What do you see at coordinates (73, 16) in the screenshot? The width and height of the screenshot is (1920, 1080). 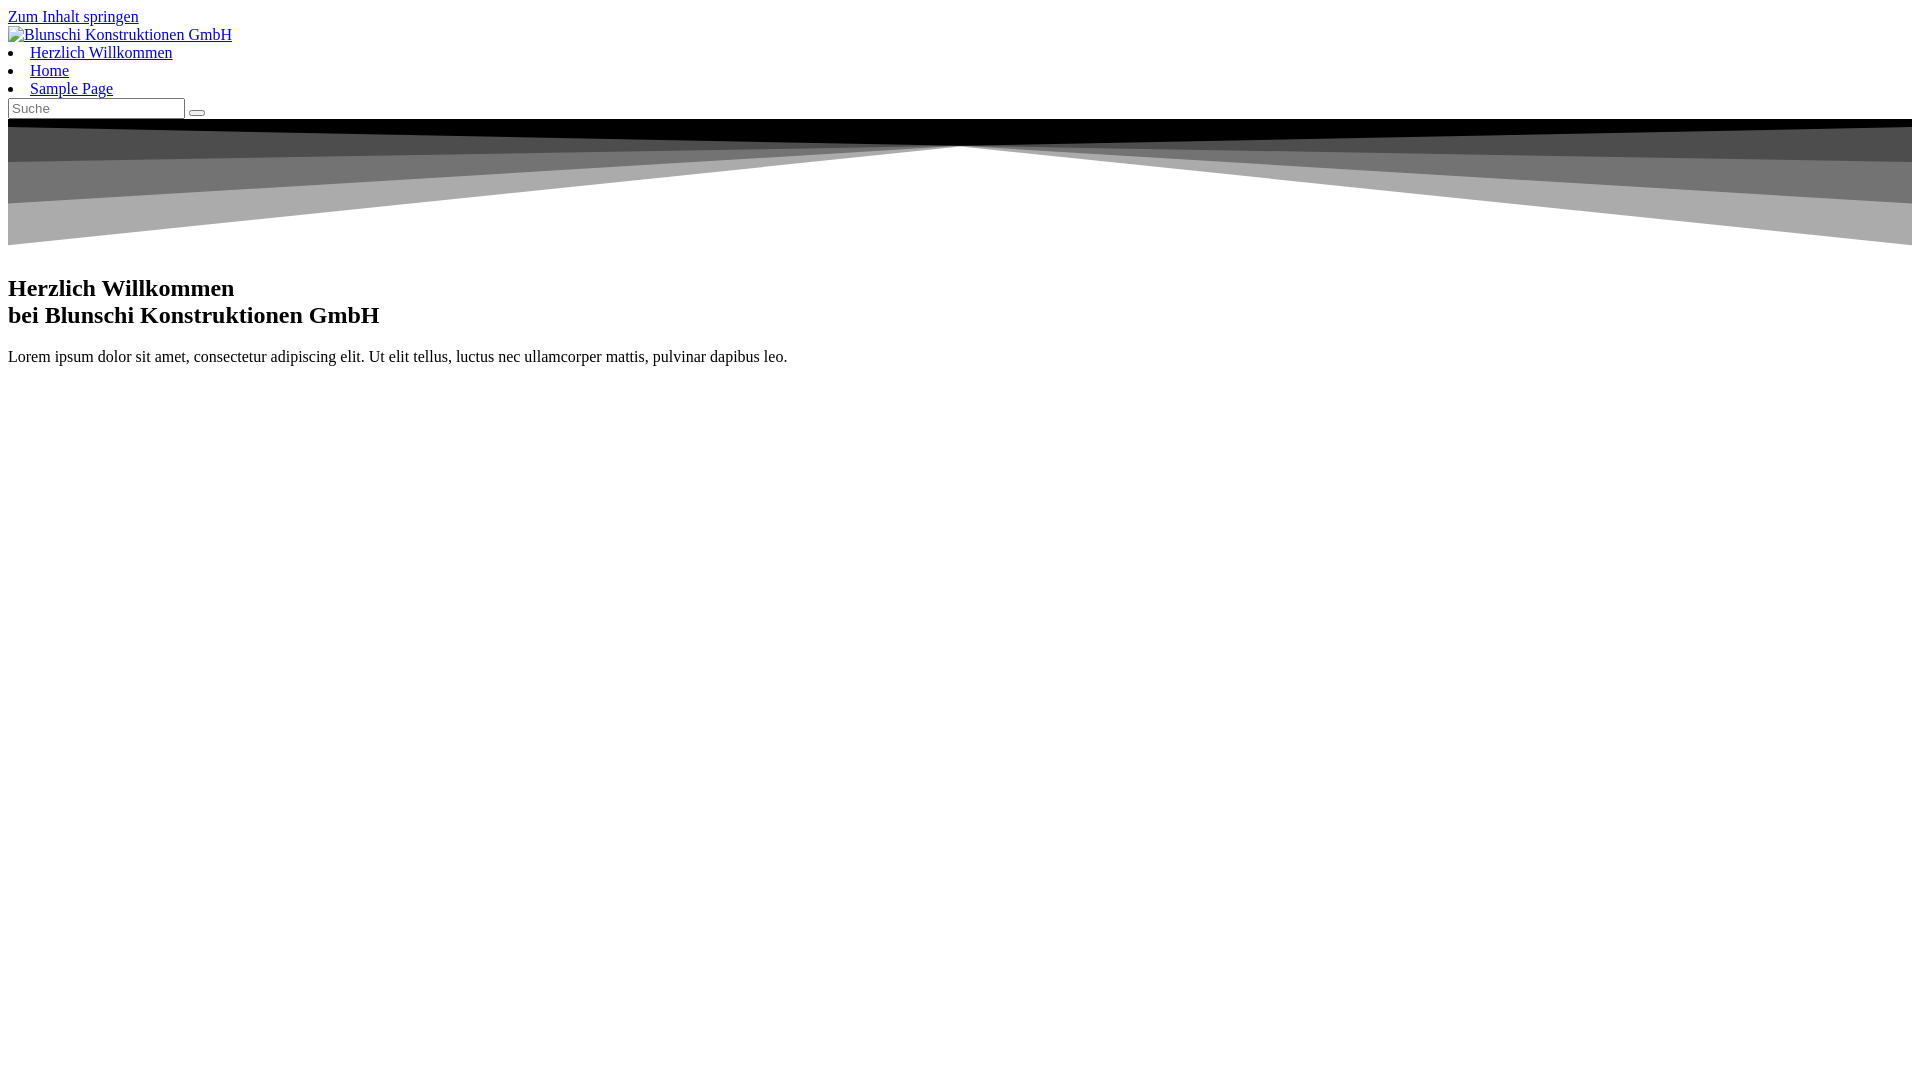 I see `'Zum Inhalt springen'` at bounding box center [73, 16].